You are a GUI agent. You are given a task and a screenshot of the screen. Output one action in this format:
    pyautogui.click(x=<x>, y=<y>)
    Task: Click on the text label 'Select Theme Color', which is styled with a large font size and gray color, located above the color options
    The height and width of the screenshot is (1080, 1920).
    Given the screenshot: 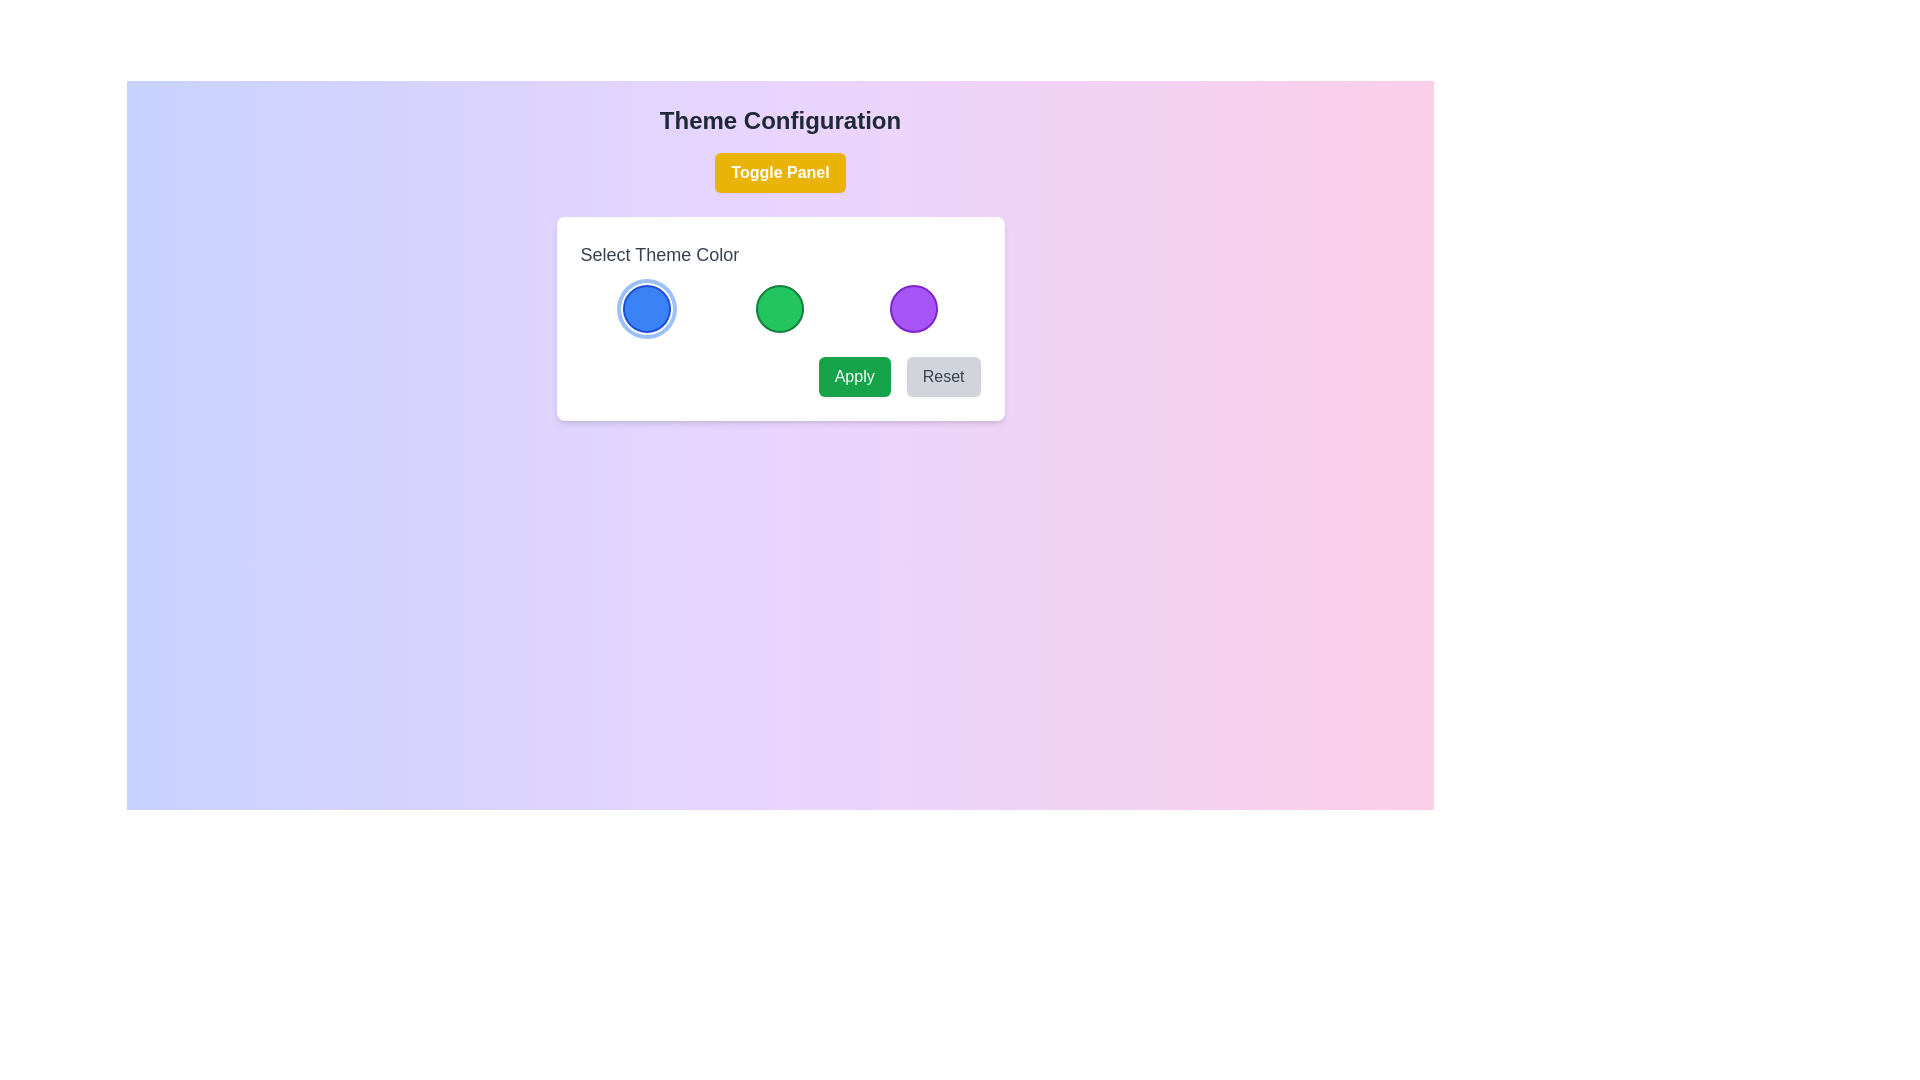 What is the action you would take?
    pyautogui.click(x=659, y=253)
    